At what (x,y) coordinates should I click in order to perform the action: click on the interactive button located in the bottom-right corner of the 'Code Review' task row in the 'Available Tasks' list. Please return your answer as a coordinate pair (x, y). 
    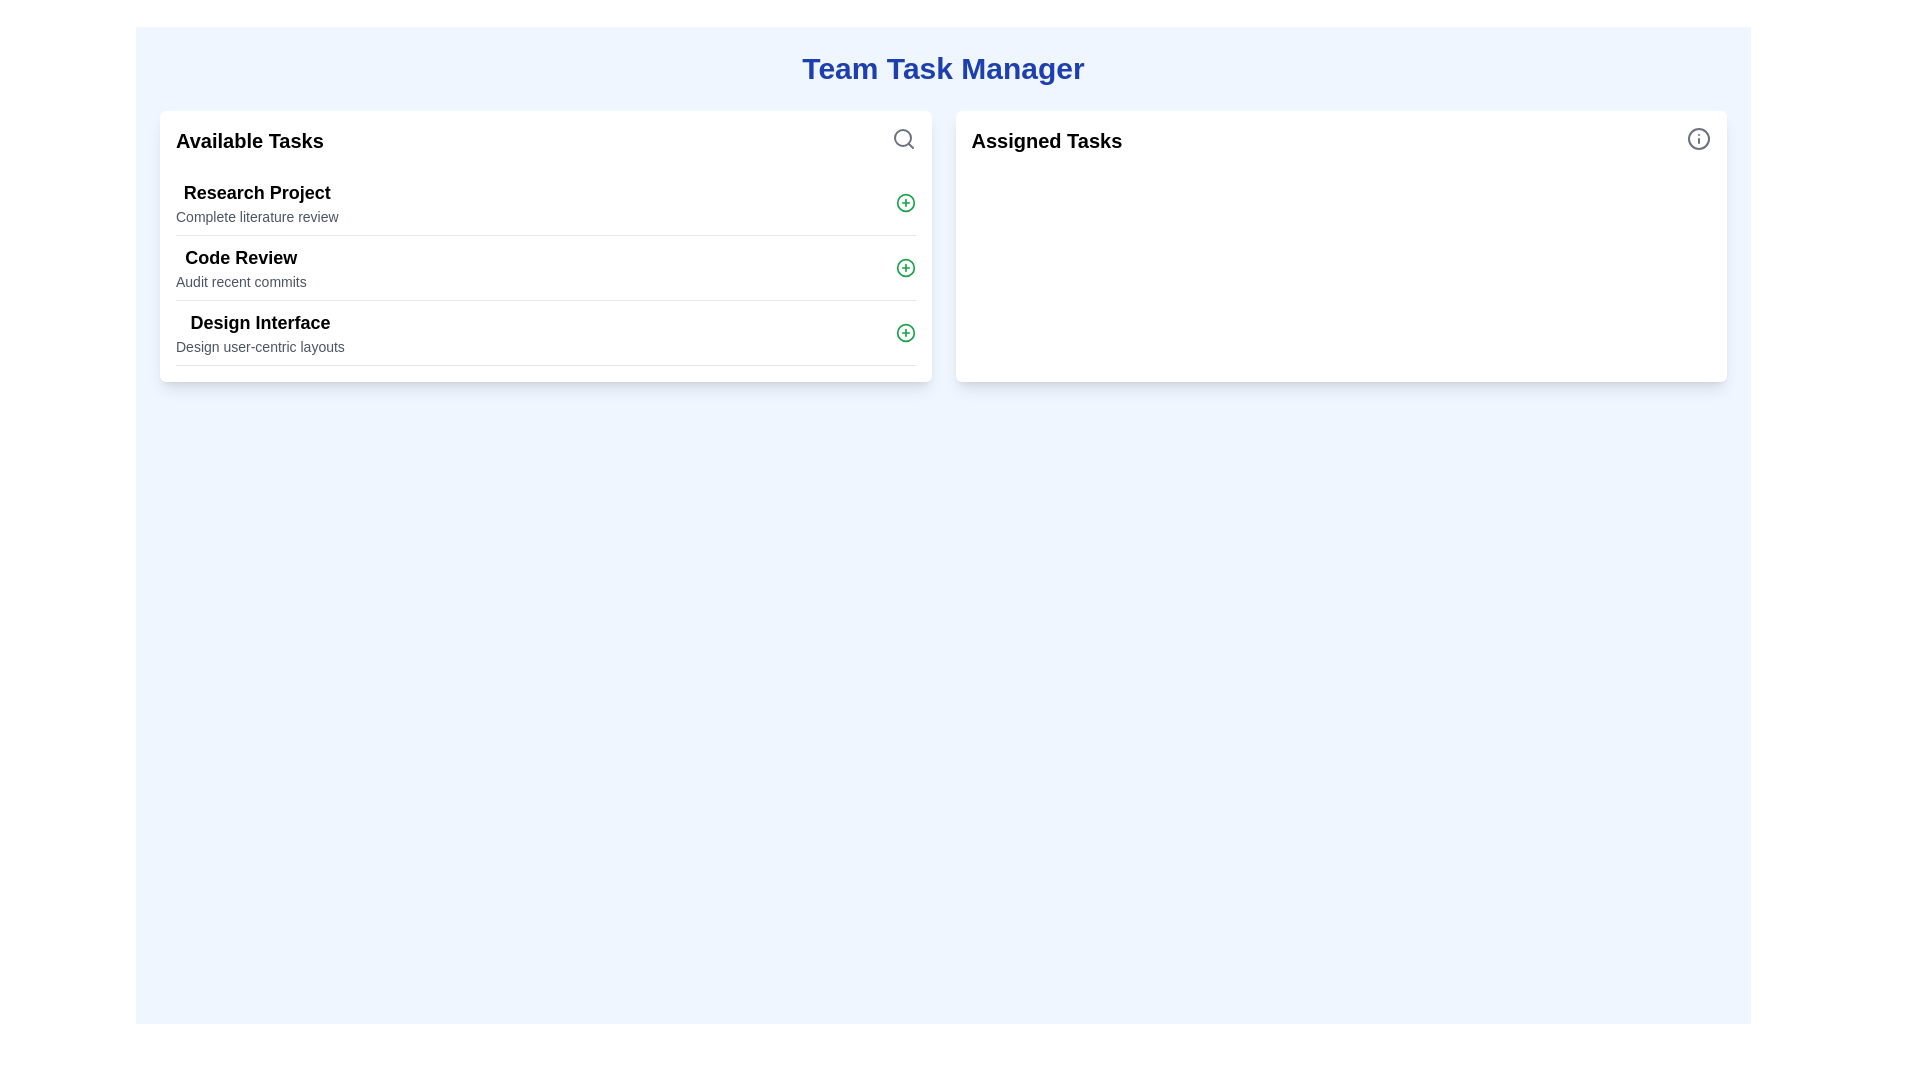
    Looking at the image, I should click on (904, 266).